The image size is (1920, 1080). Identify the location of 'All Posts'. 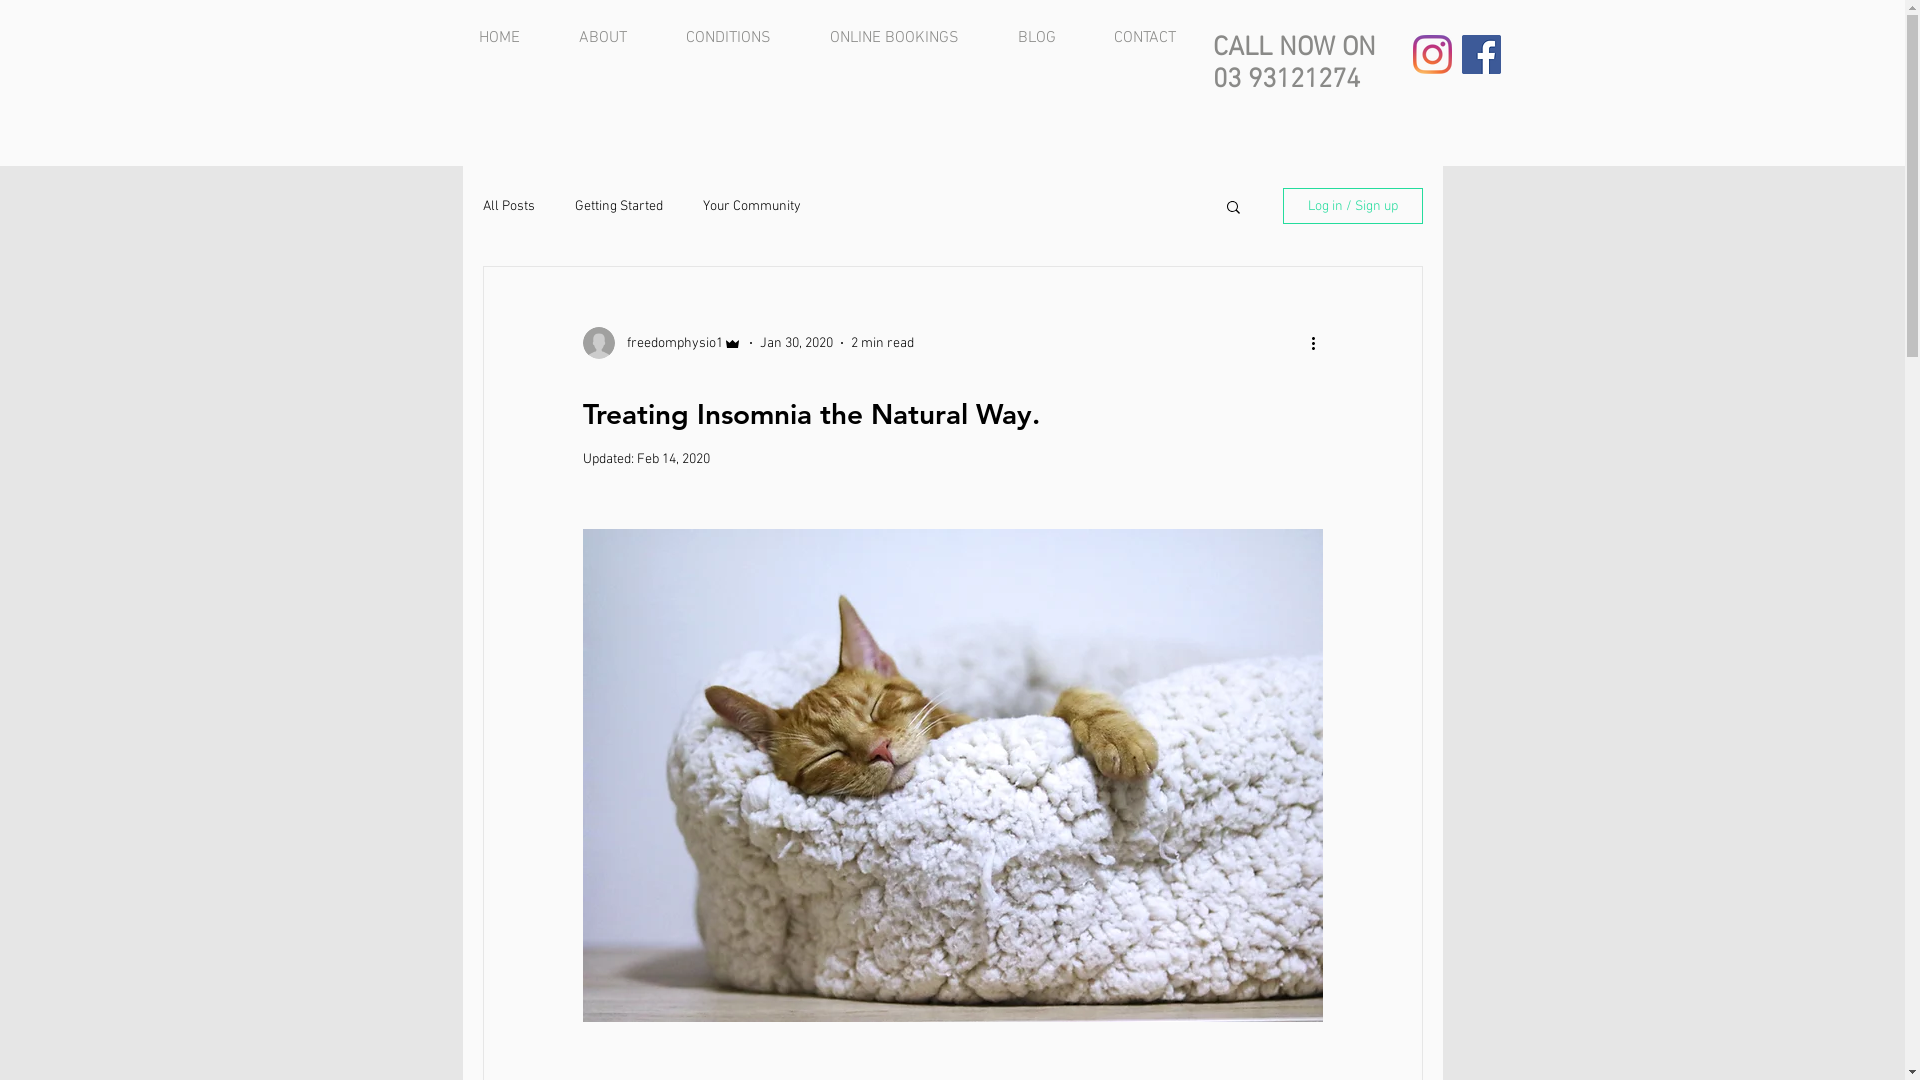
(508, 206).